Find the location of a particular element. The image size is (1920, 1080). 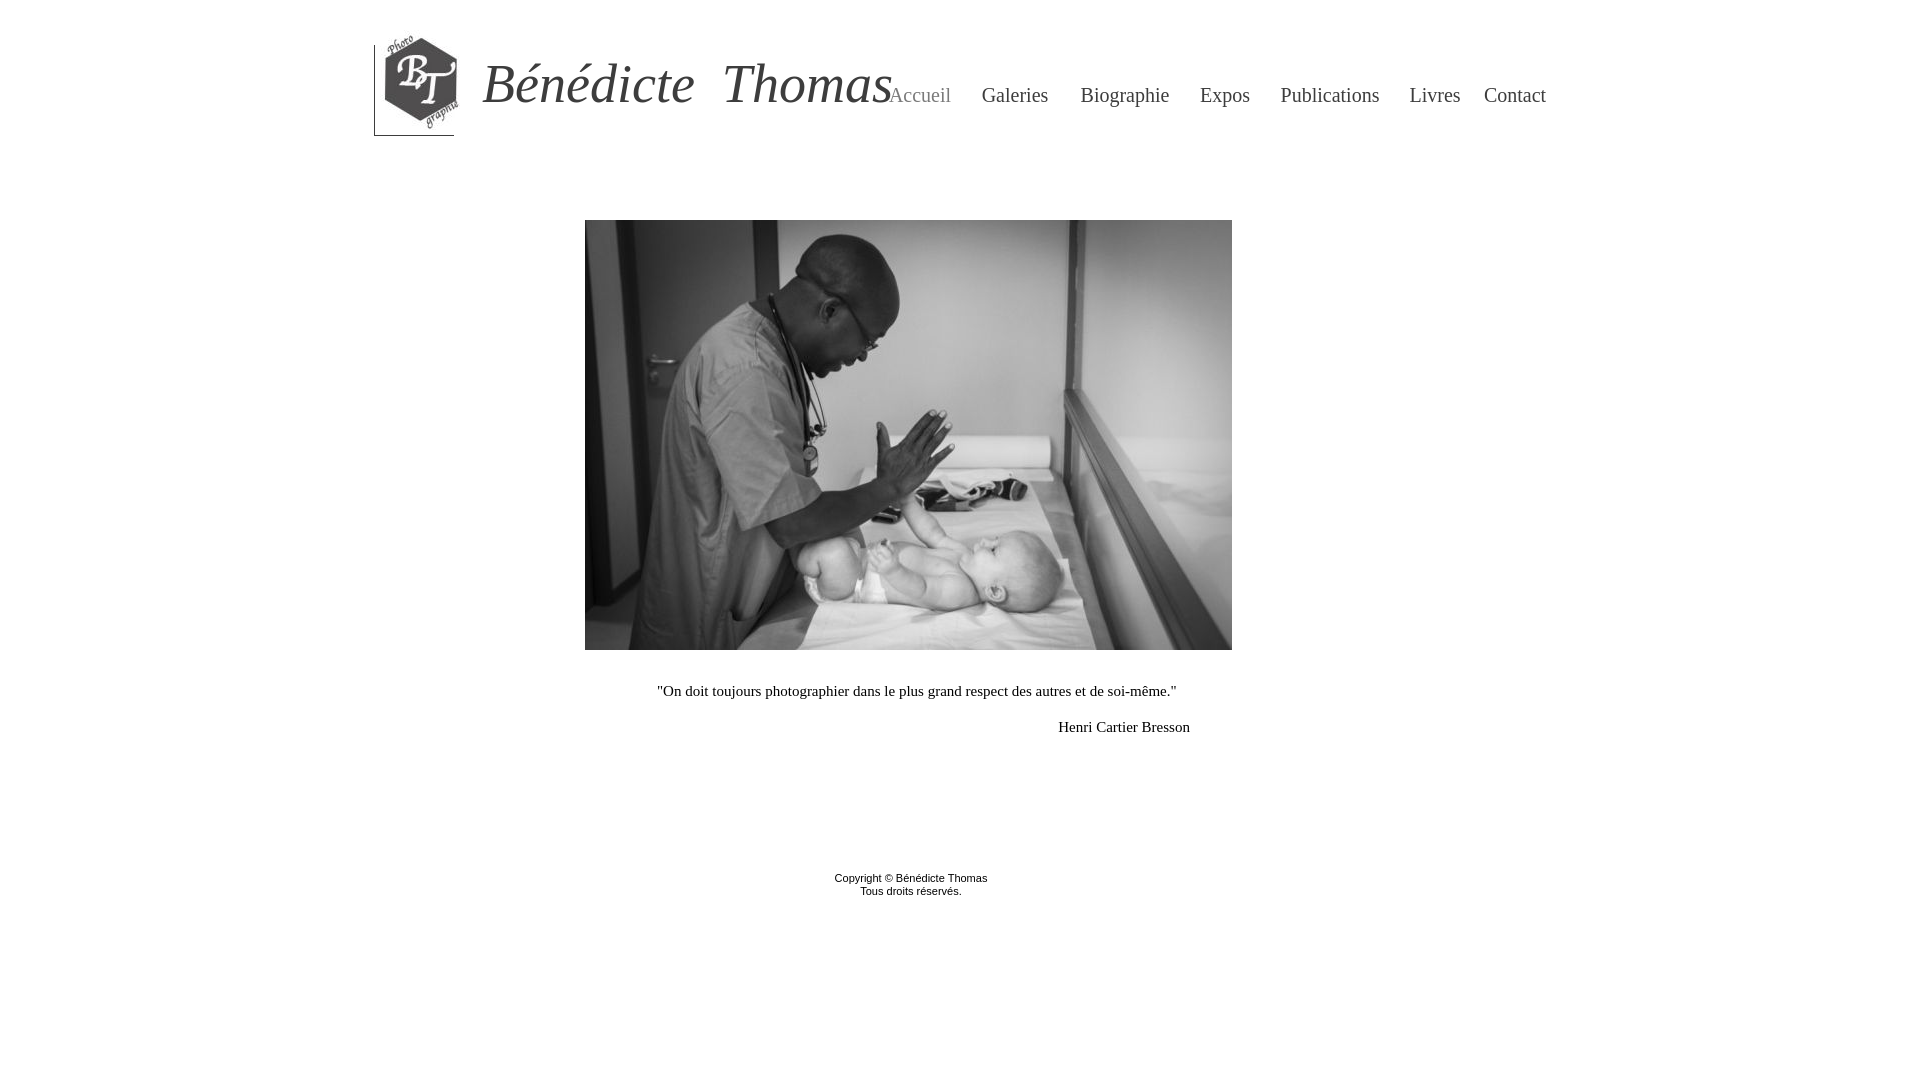

'Expos' is located at coordinates (1190, 95).